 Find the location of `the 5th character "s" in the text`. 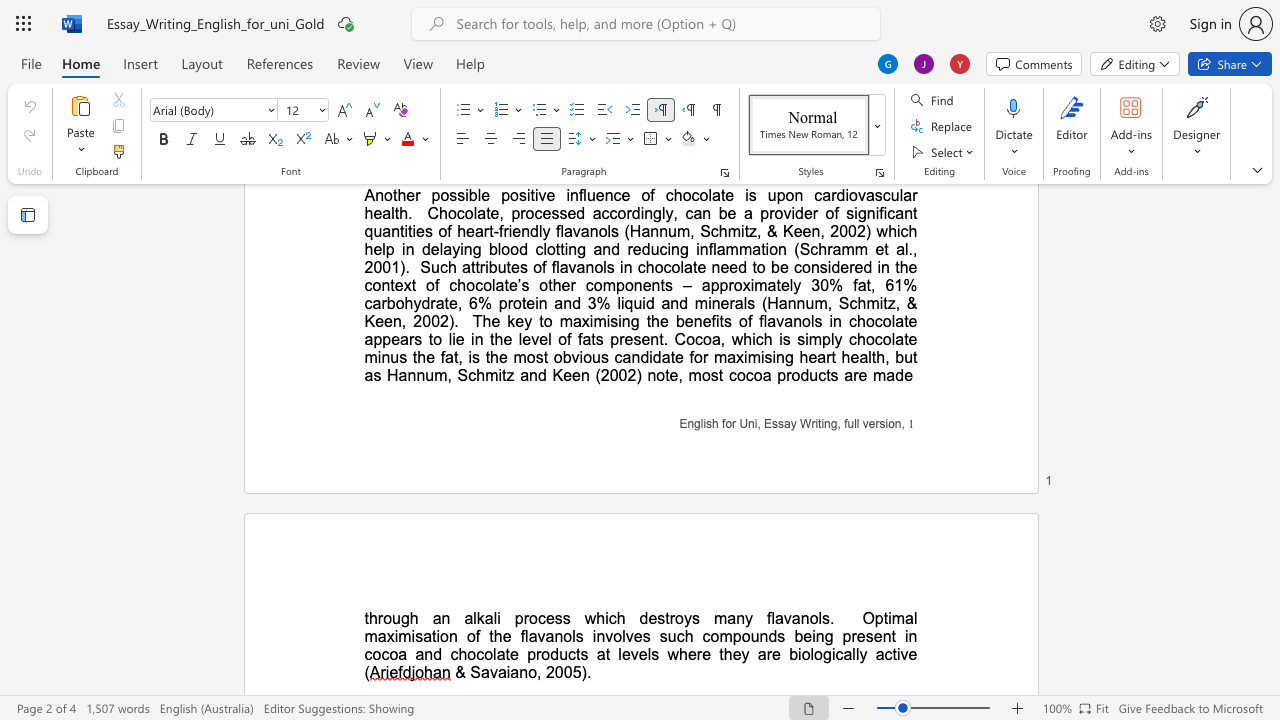

the 5th character "s" in the text is located at coordinates (826, 617).